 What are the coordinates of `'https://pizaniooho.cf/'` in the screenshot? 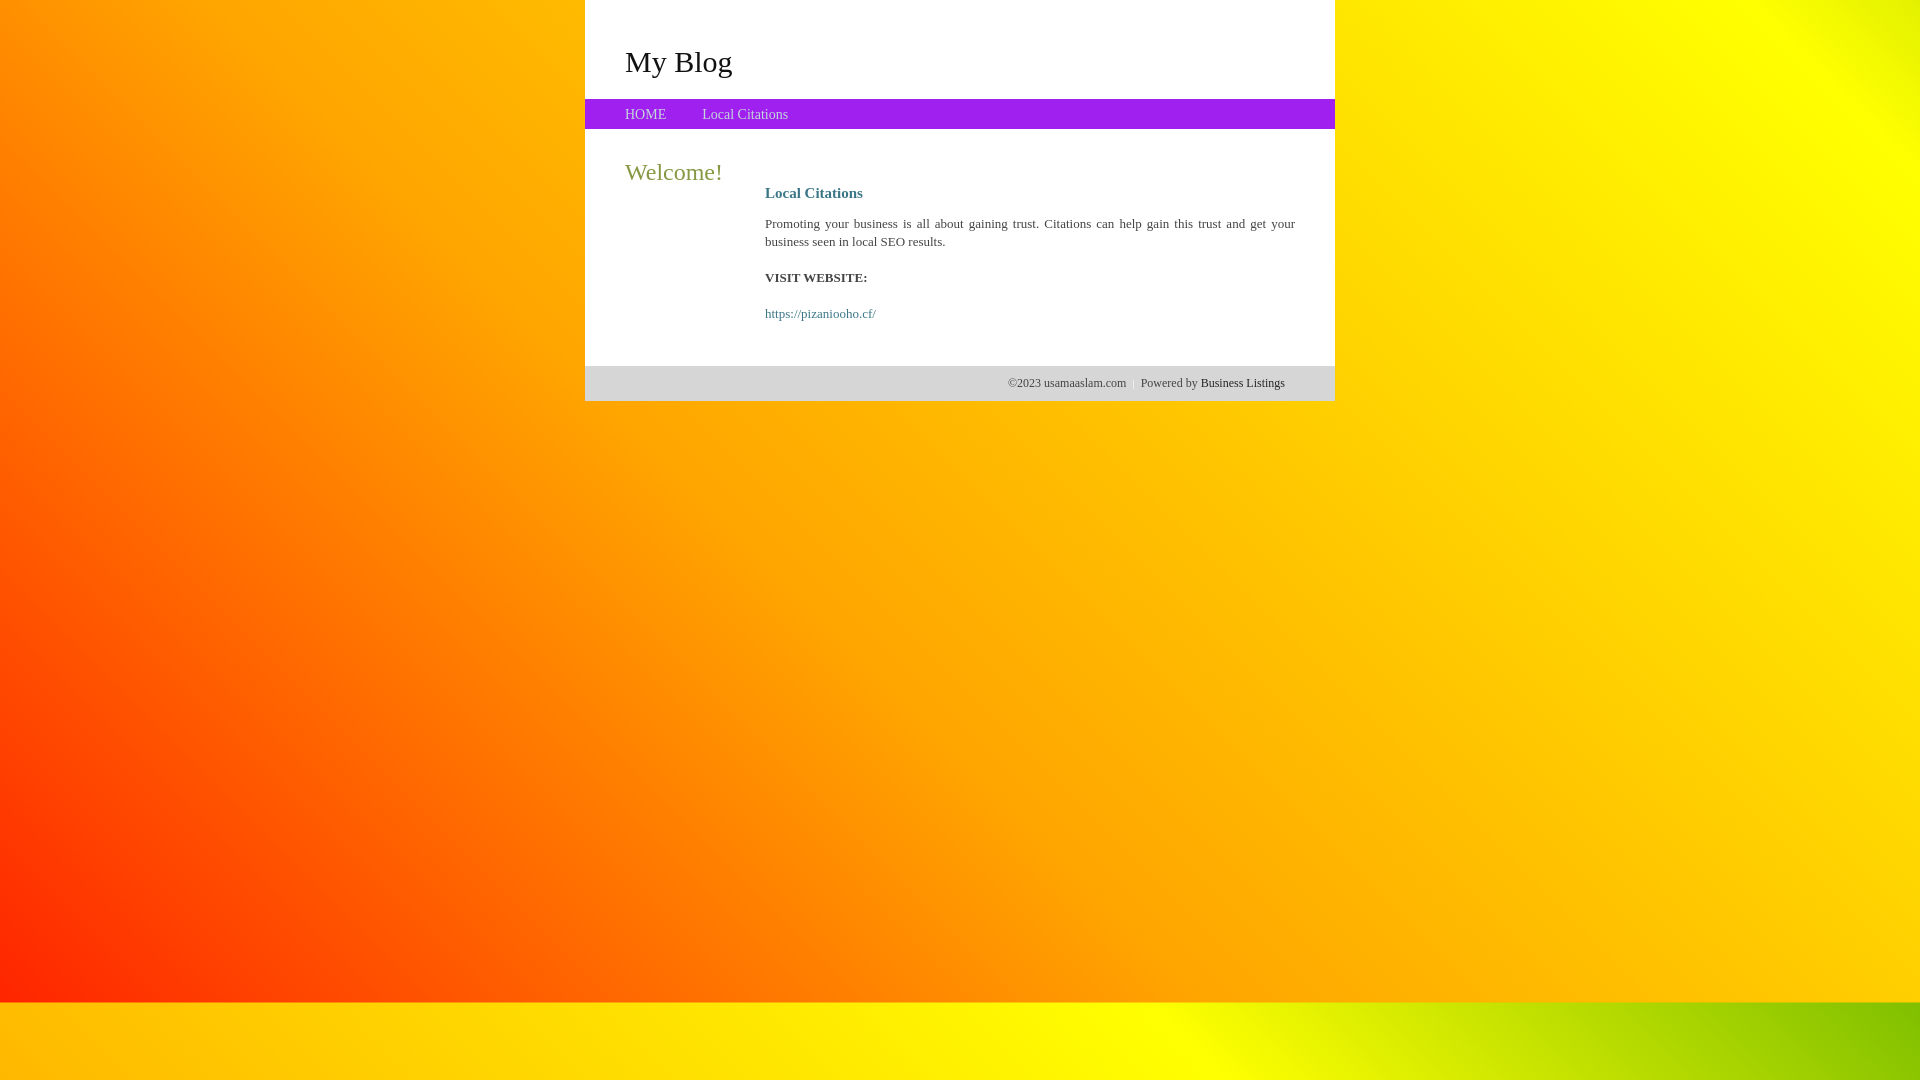 It's located at (820, 313).